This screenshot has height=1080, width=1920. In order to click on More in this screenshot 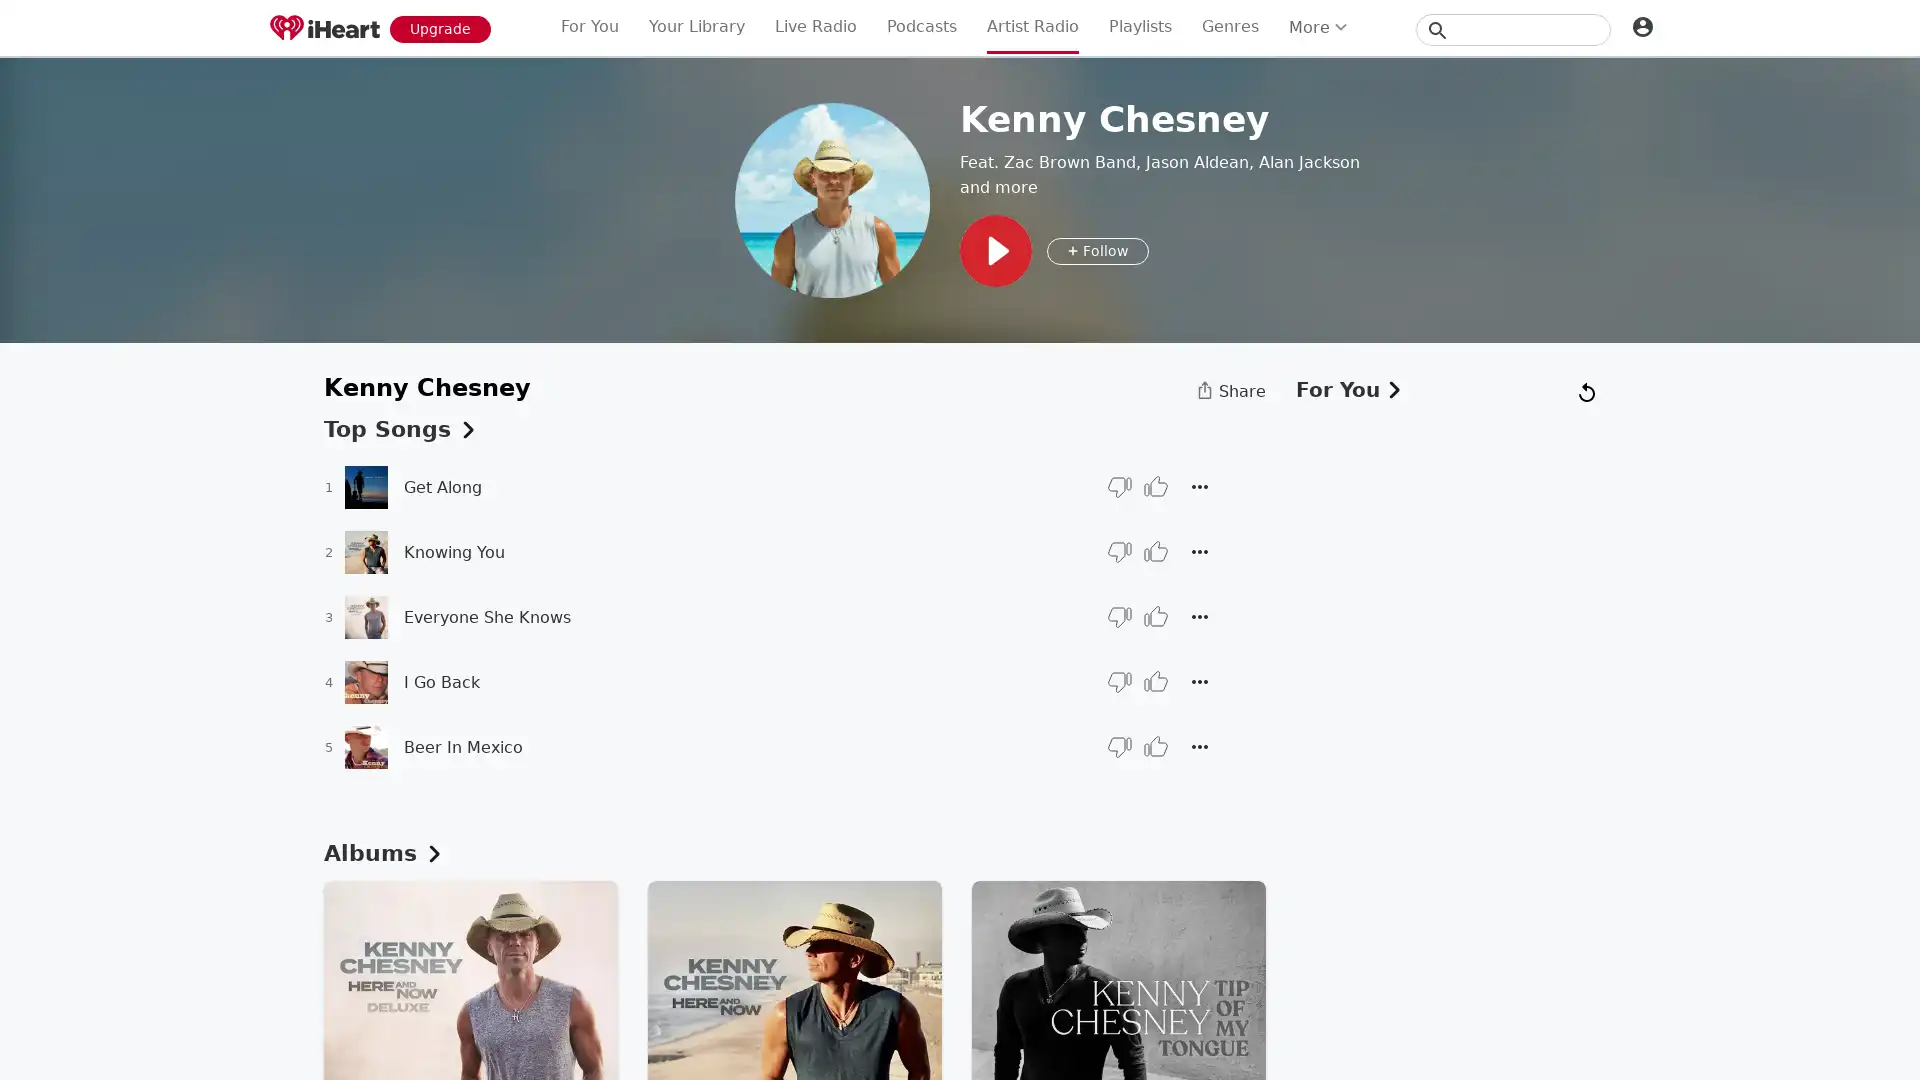, I will do `click(1199, 747)`.